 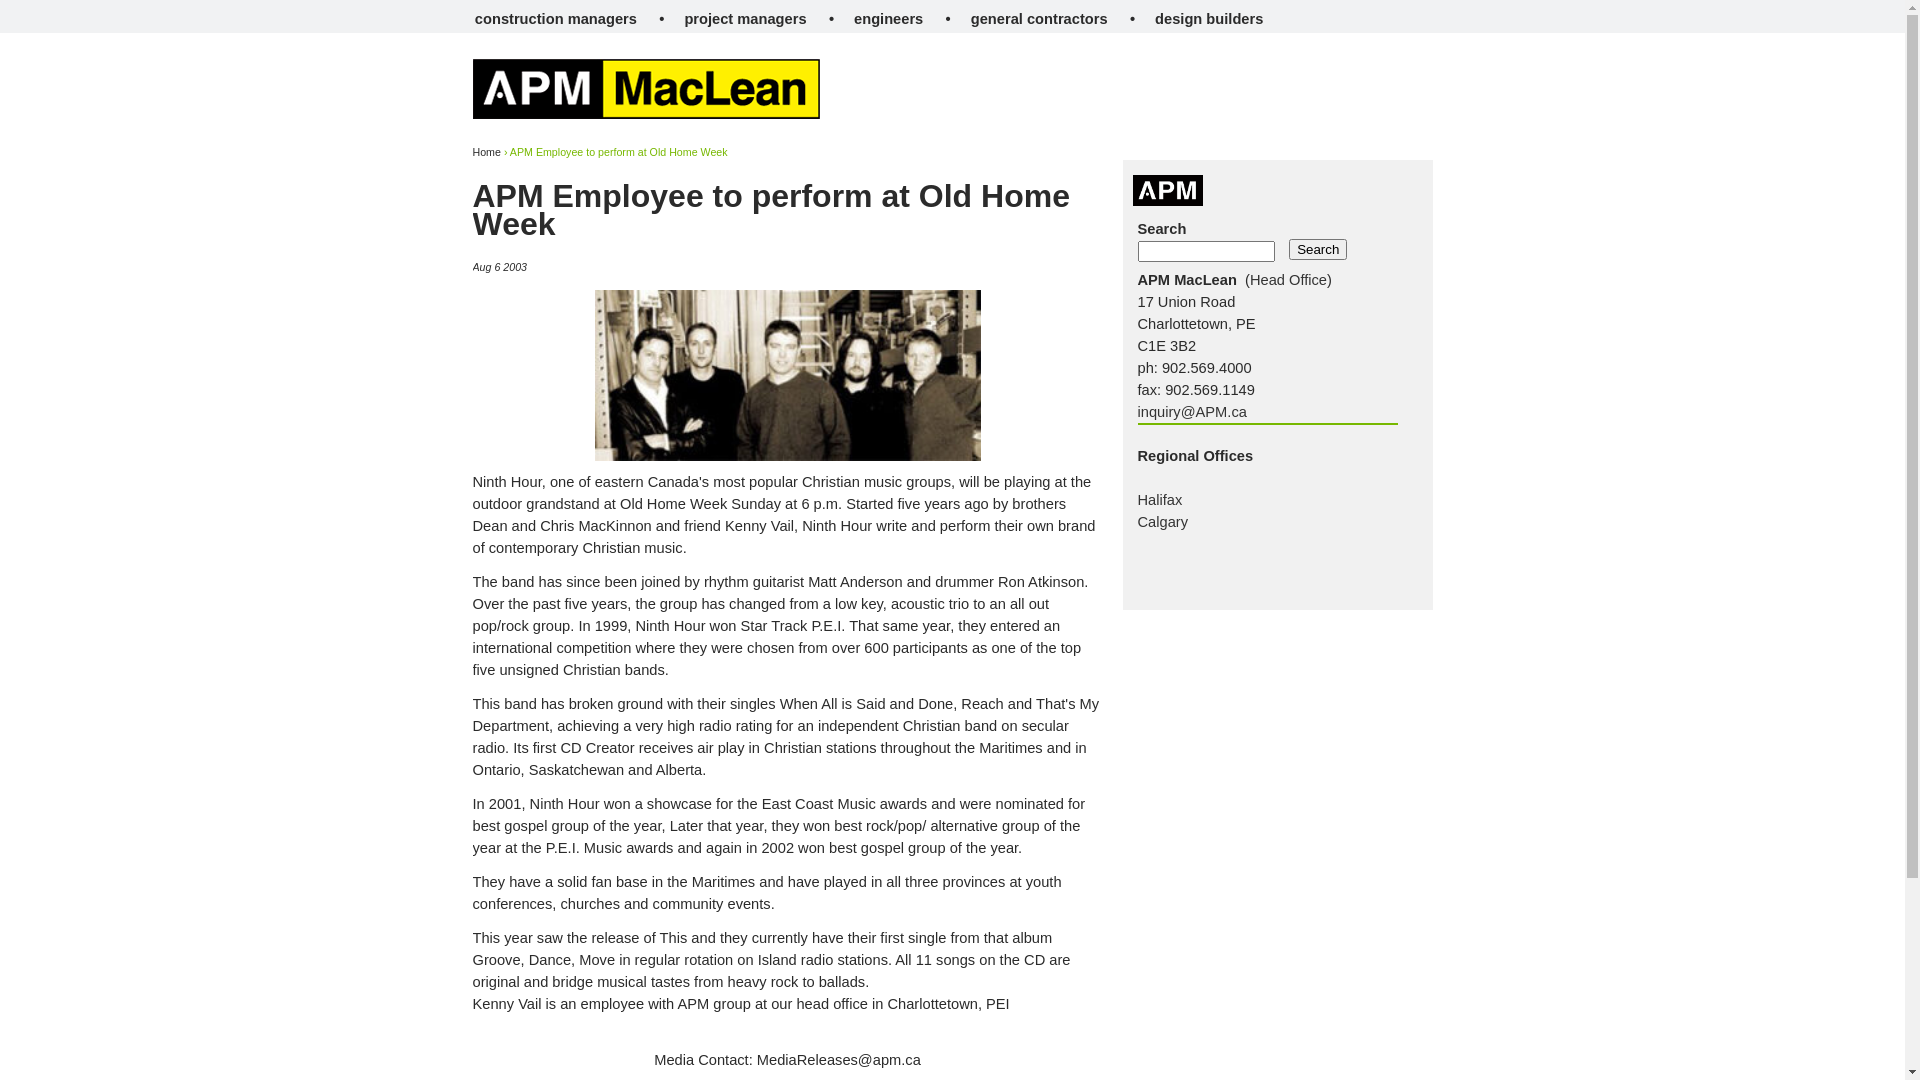 What do you see at coordinates (1208, 19) in the screenshot?
I see `'design builders'` at bounding box center [1208, 19].